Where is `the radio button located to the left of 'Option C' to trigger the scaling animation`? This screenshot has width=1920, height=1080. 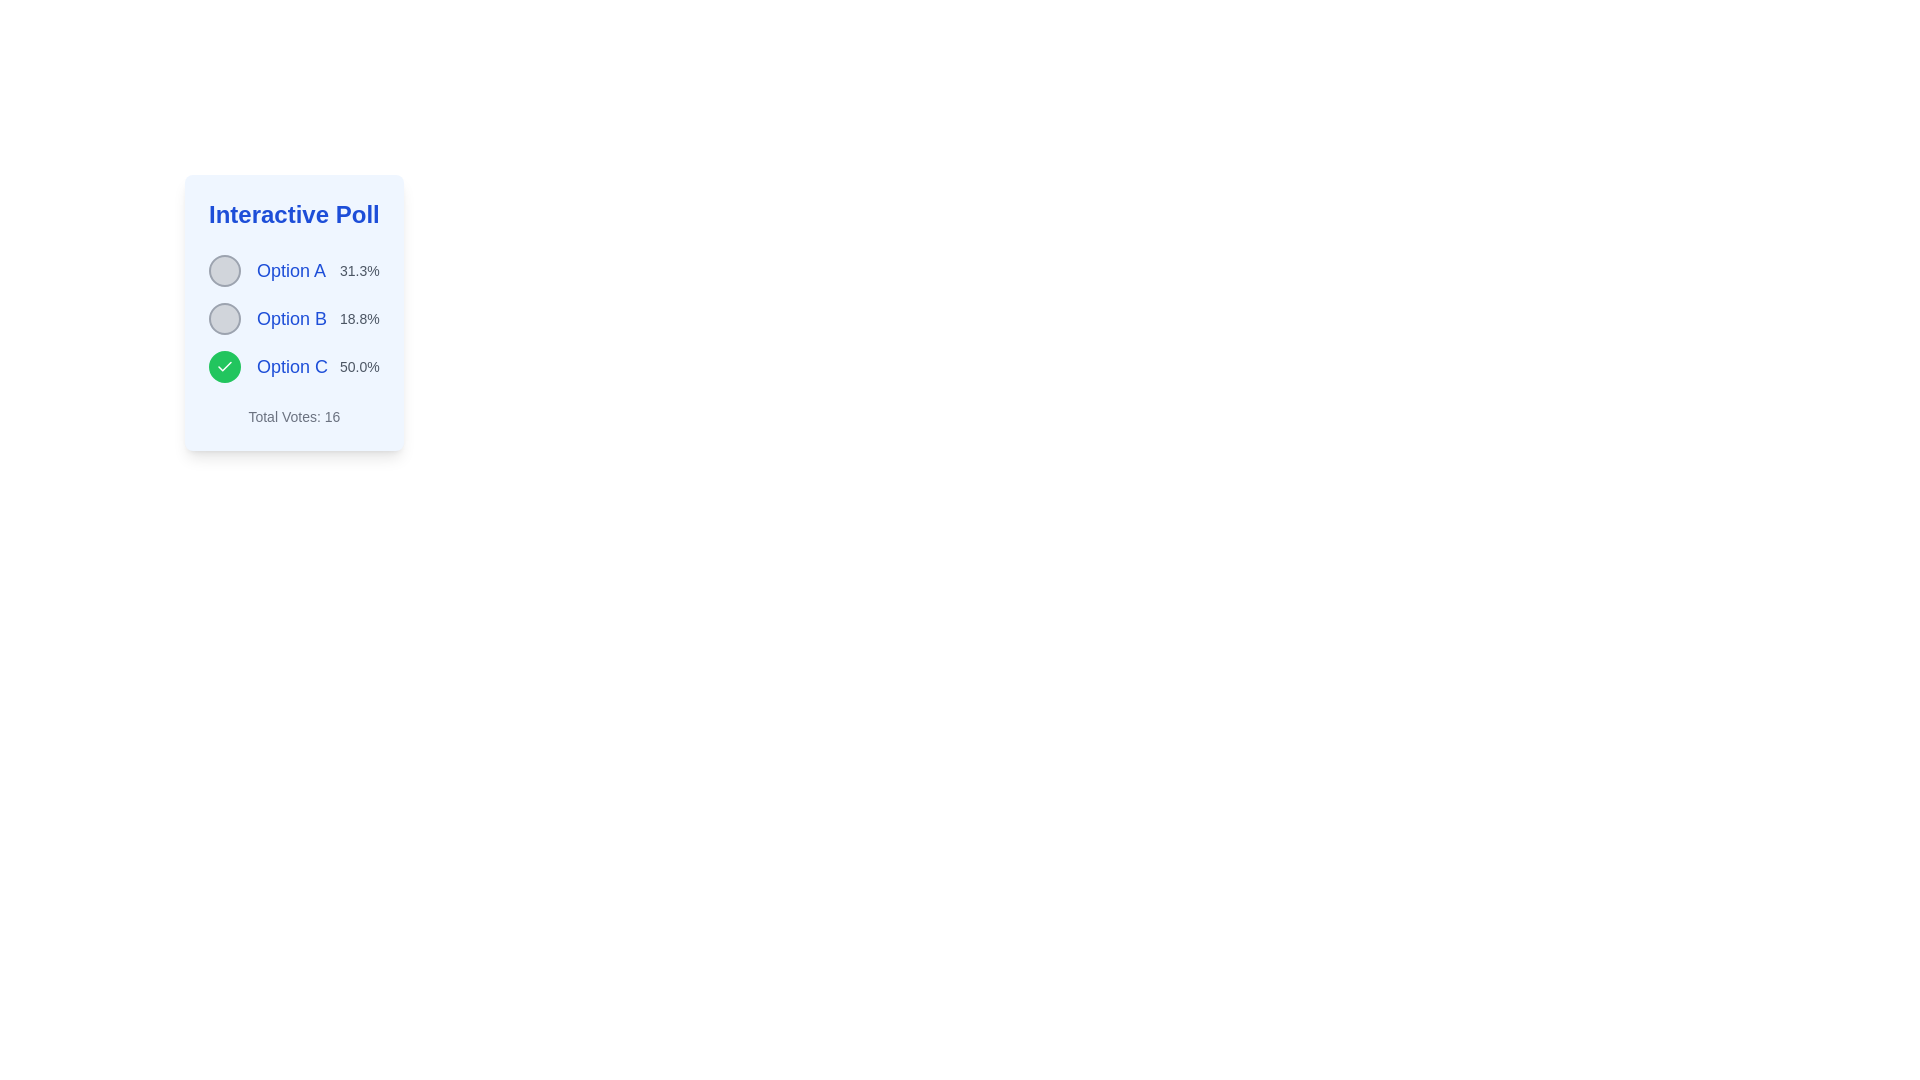
the radio button located to the left of 'Option C' to trigger the scaling animation is located at coordinates (225, 366).